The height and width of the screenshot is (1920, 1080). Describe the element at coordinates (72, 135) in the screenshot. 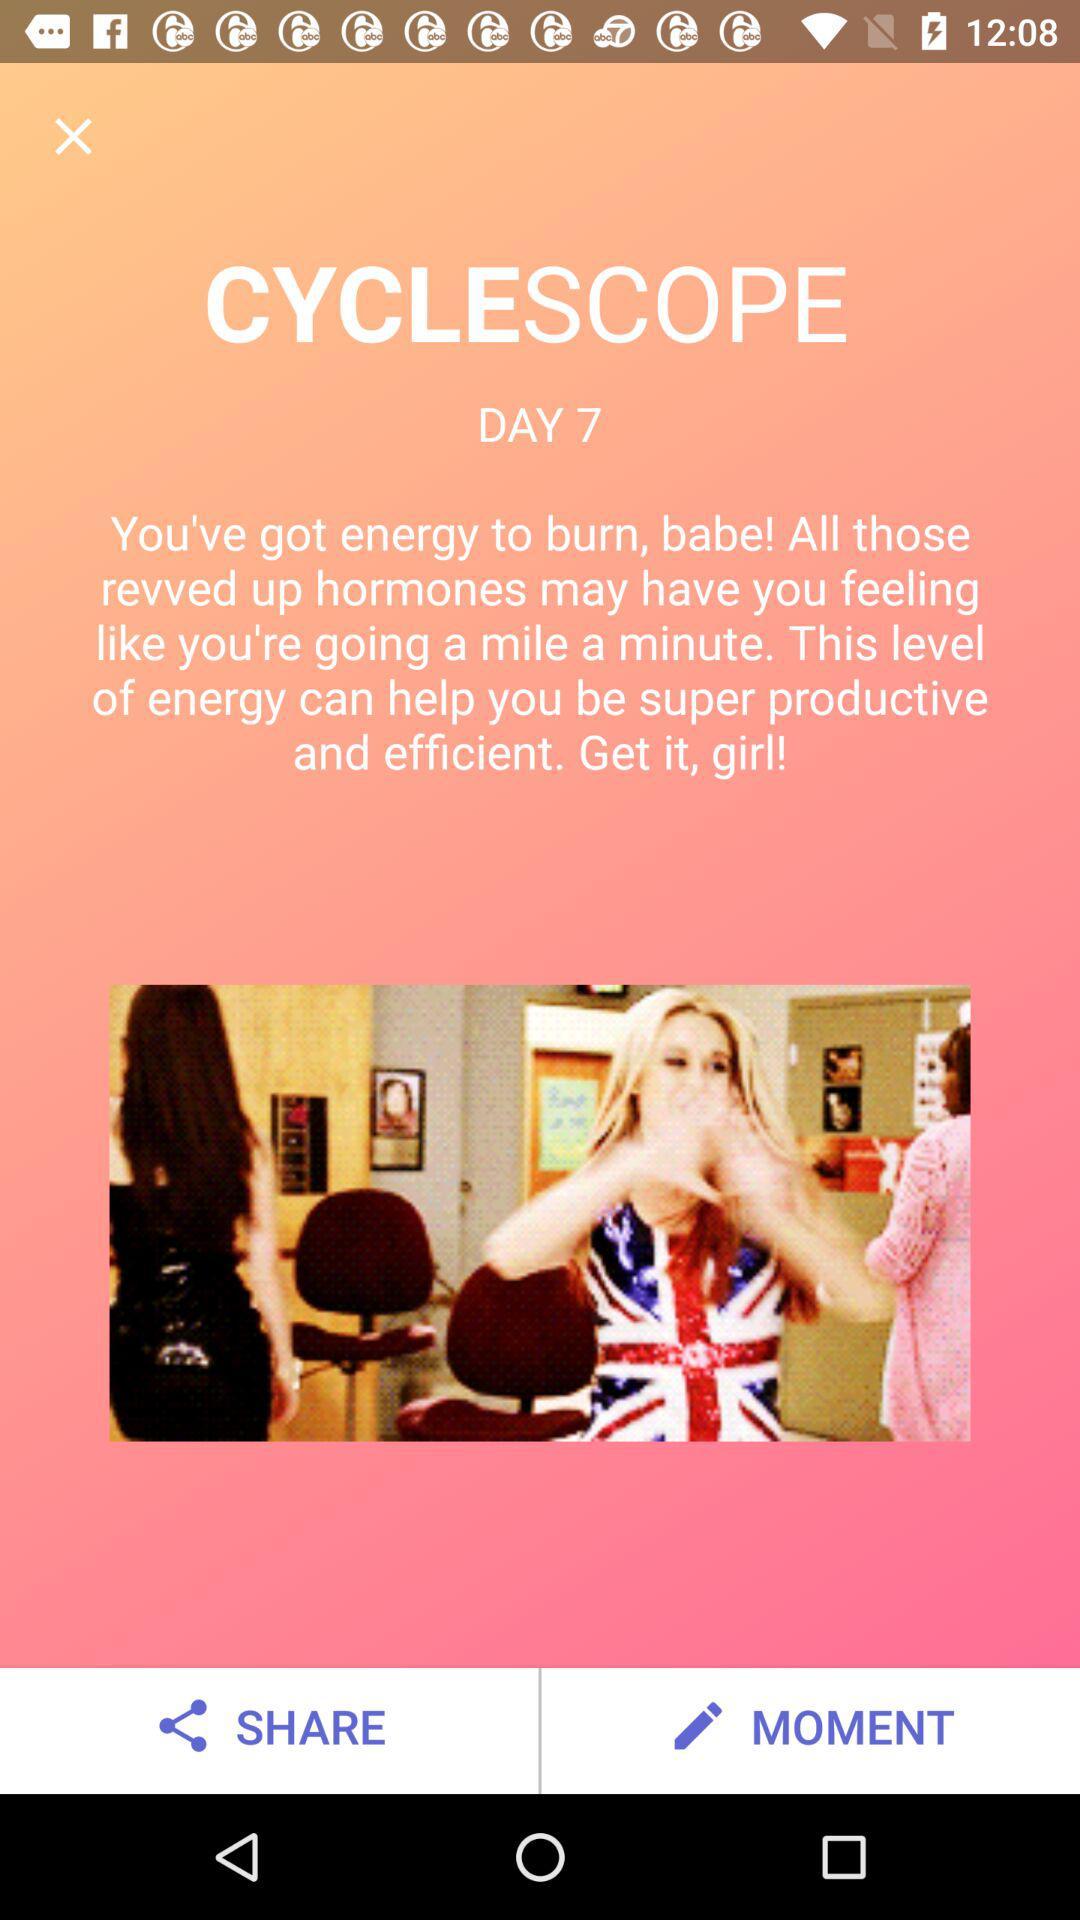

I see `cyclescope` at that location.